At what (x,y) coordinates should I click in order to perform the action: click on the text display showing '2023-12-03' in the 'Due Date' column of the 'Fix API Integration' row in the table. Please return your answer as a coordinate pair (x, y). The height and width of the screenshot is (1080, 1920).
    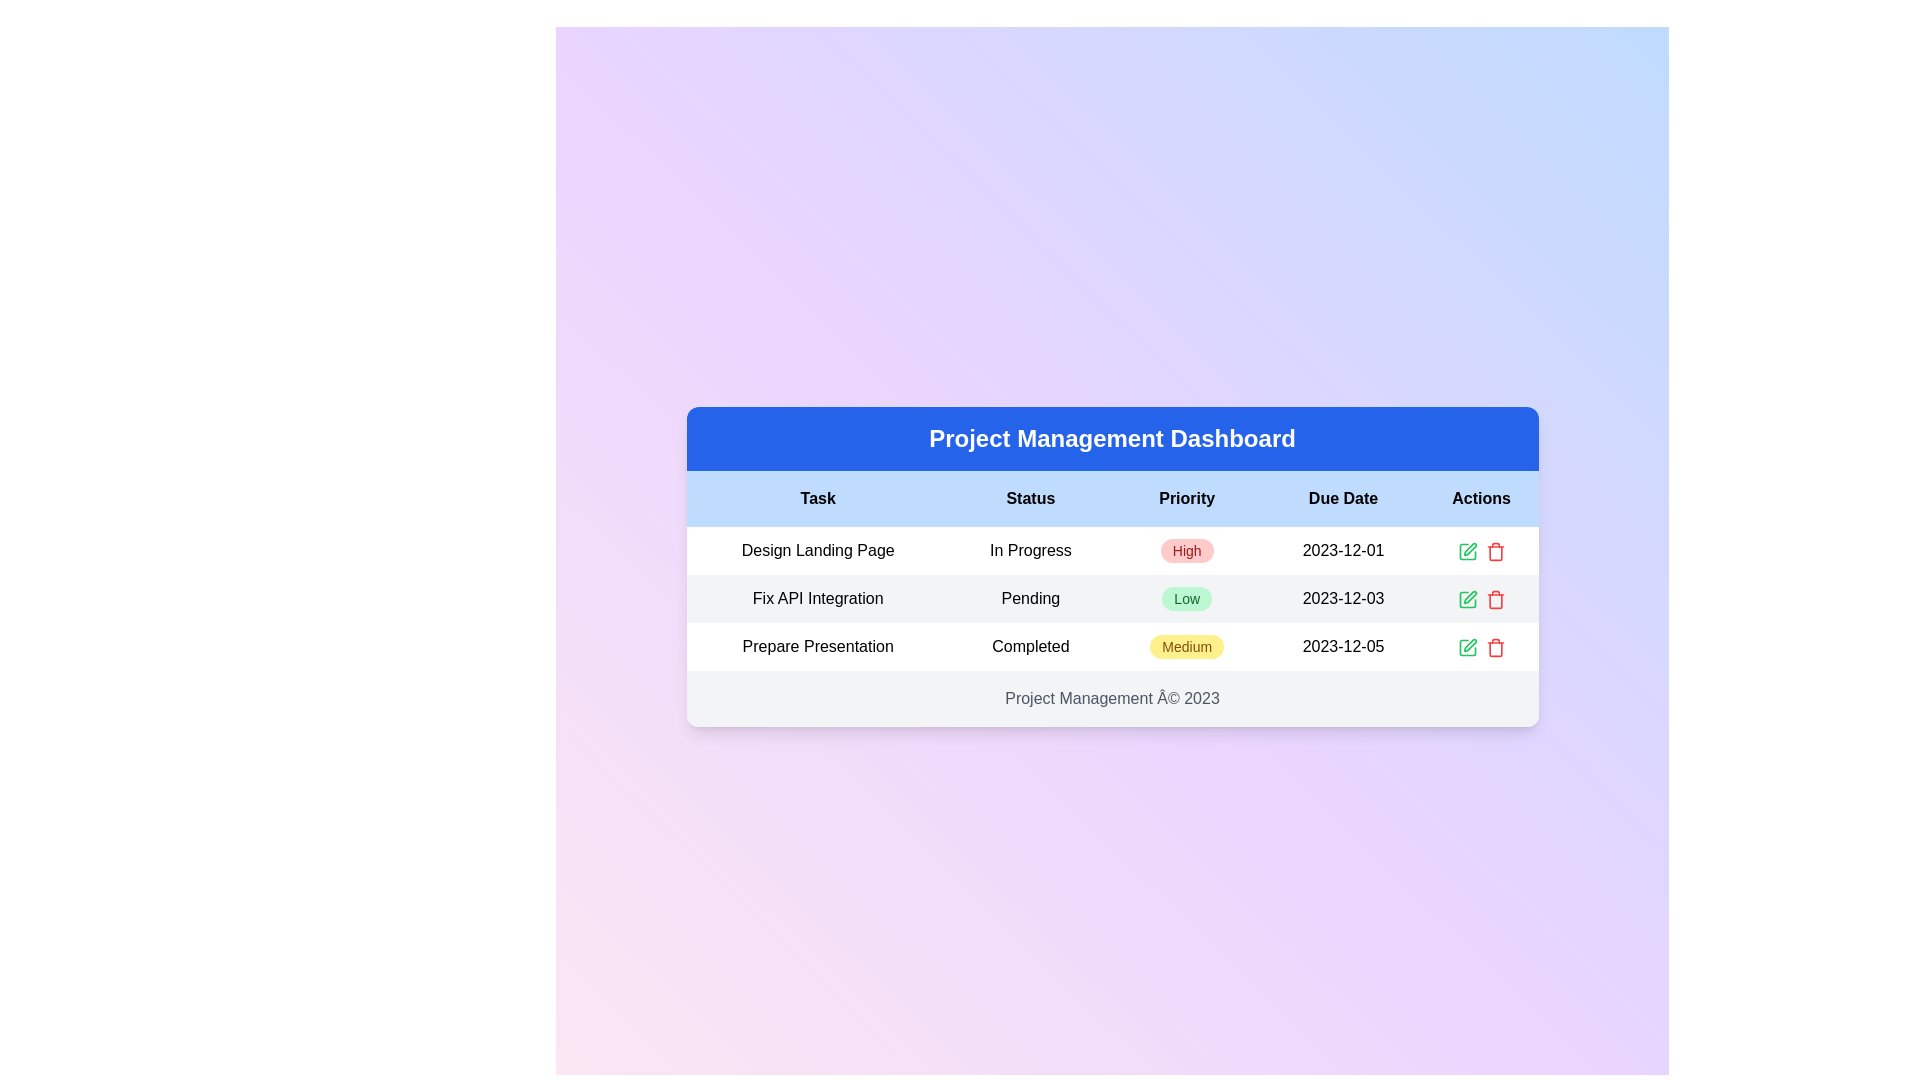
    Looking at the image, I should click on (1343, 597).